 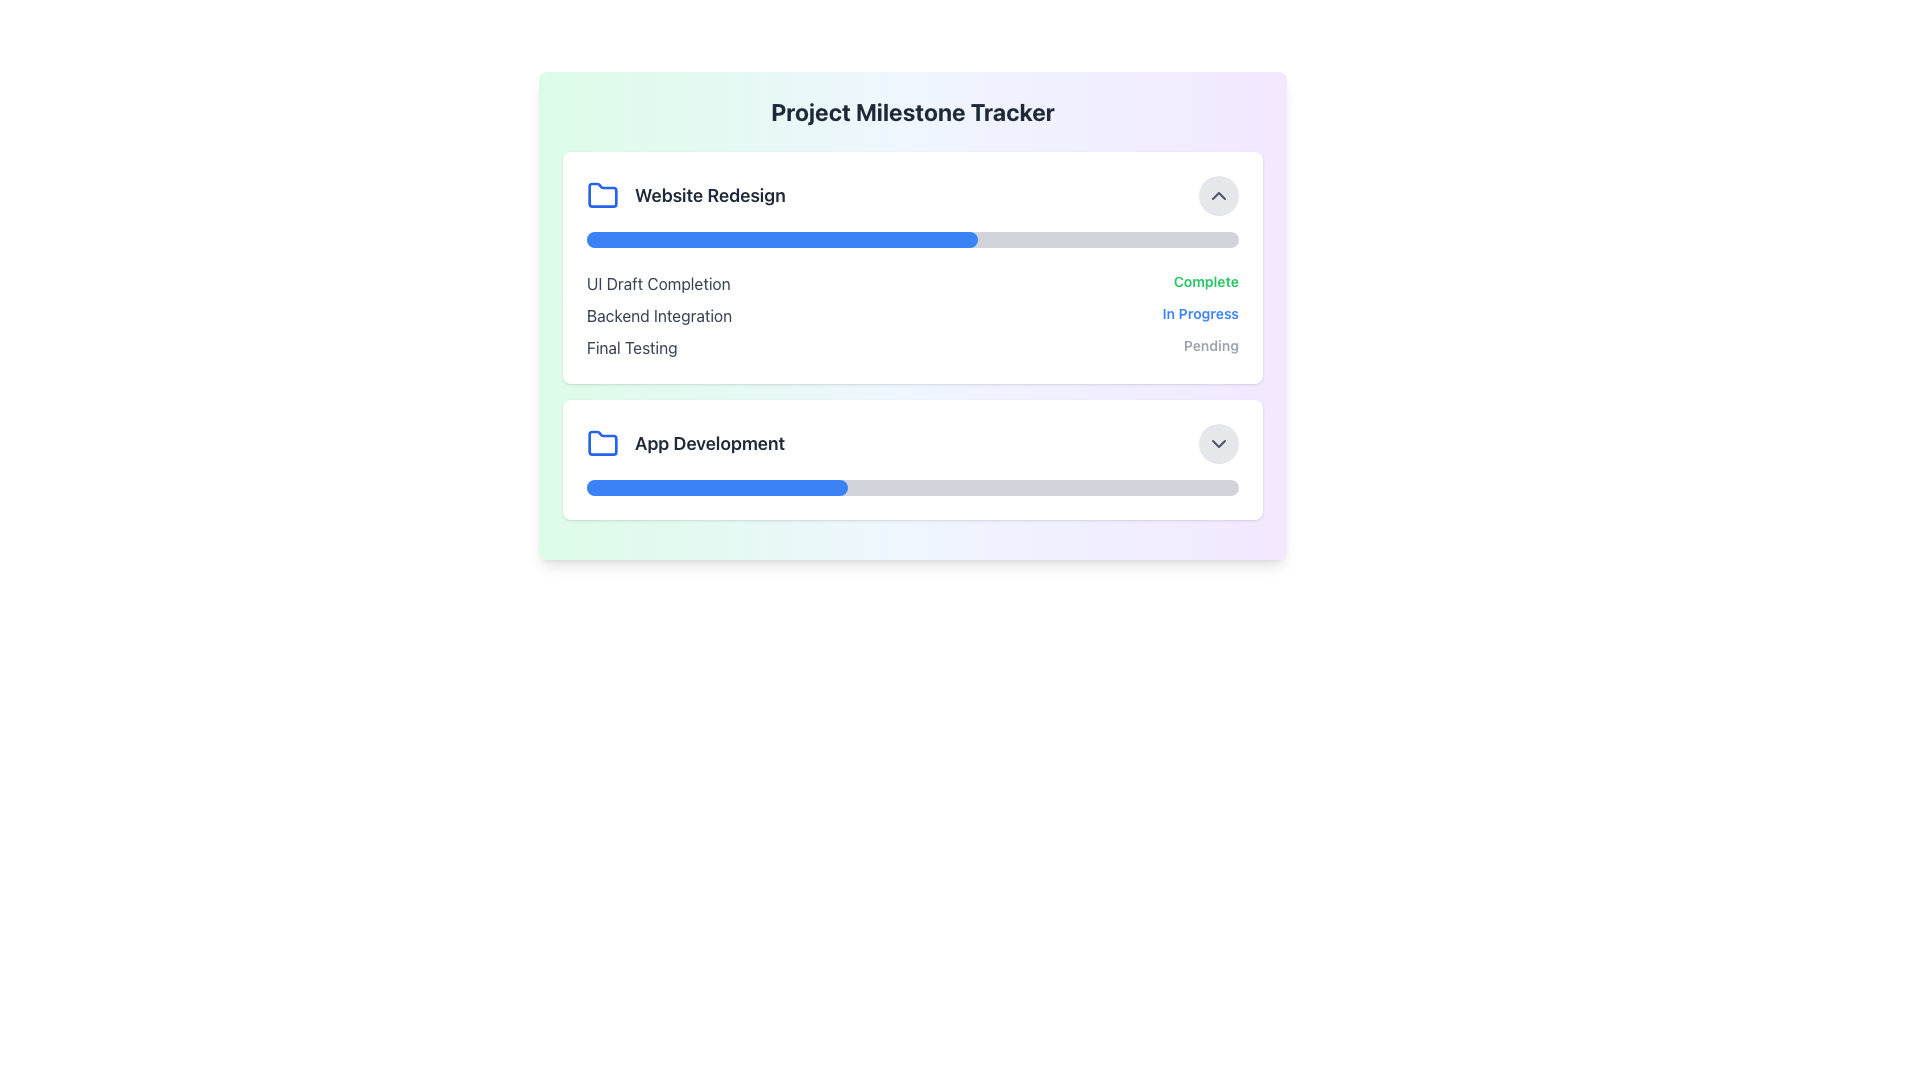 What do you see at coordinates (925, 238) in the screenshot?
I see `the progress bar` at bounding box center [925, 238].